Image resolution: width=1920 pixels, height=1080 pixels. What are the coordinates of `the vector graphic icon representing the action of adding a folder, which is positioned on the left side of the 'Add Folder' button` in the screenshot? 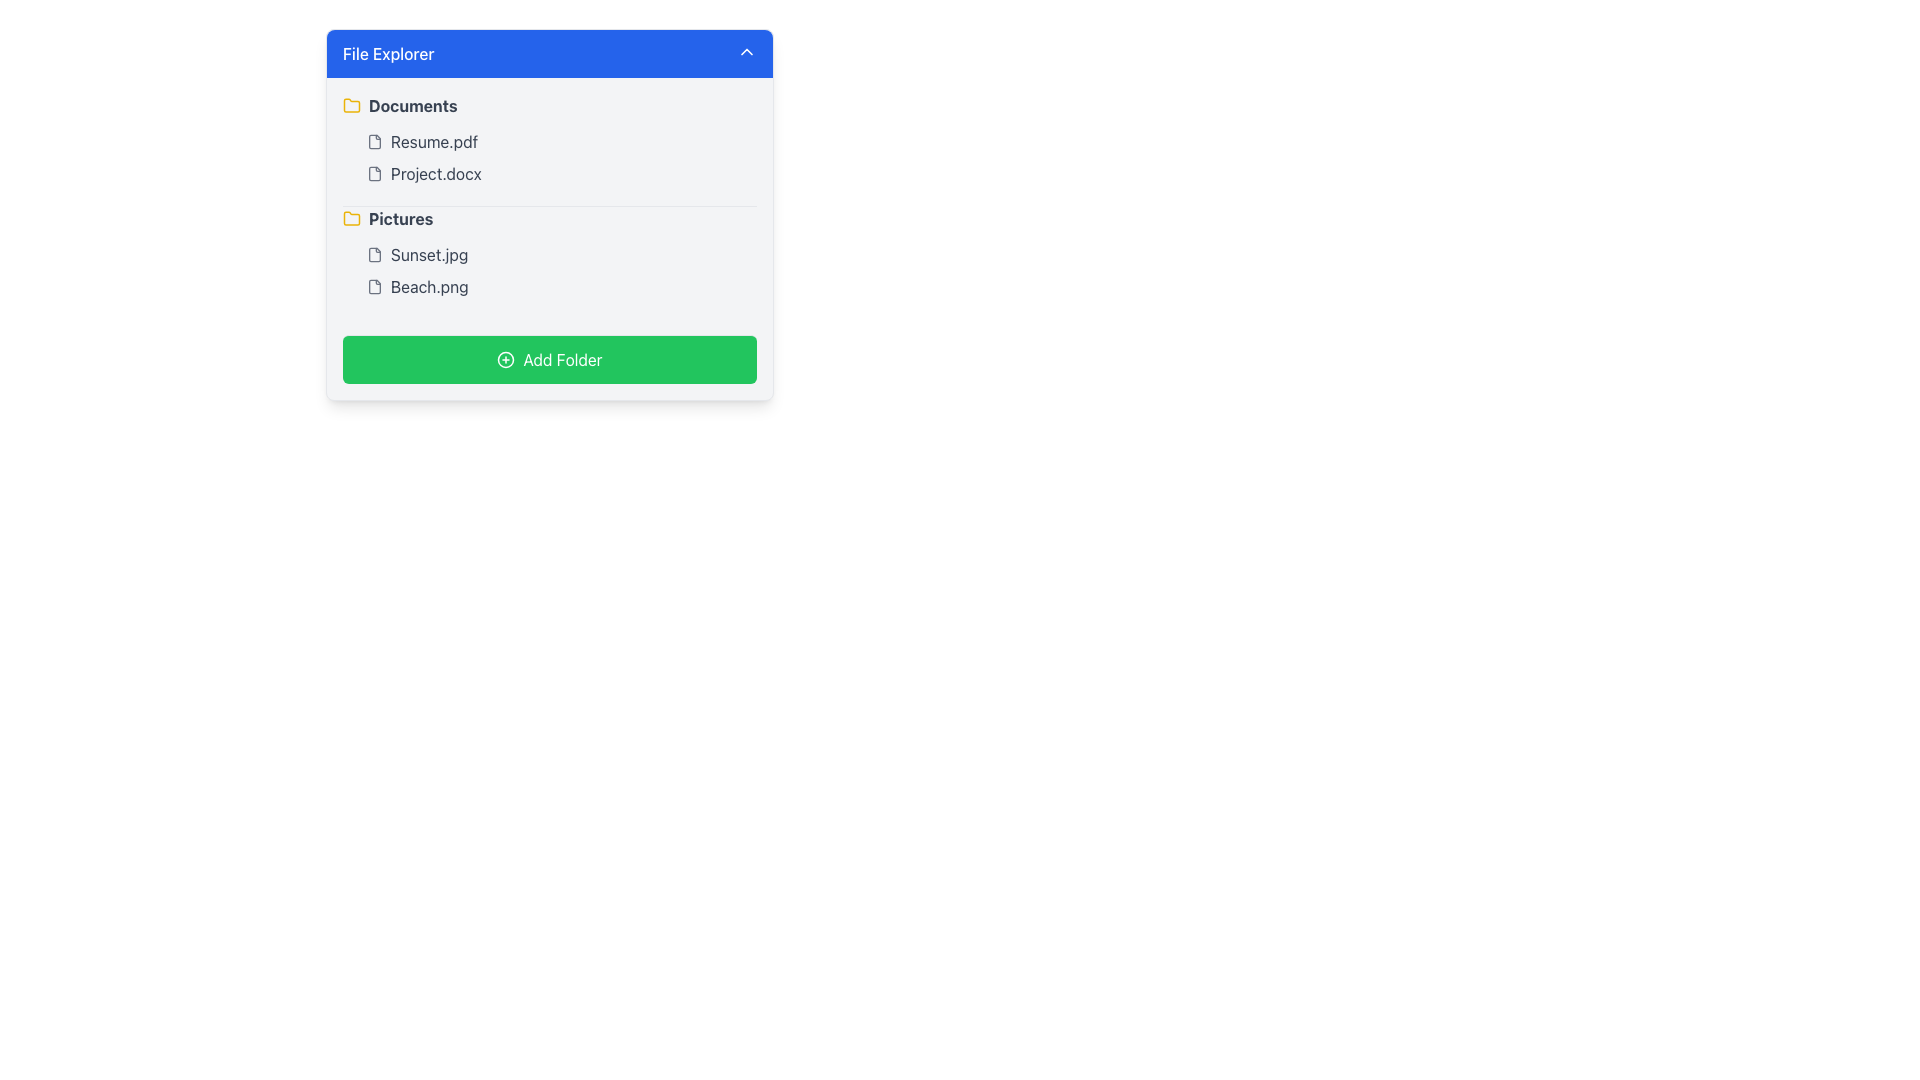 It's located at (506, 358).